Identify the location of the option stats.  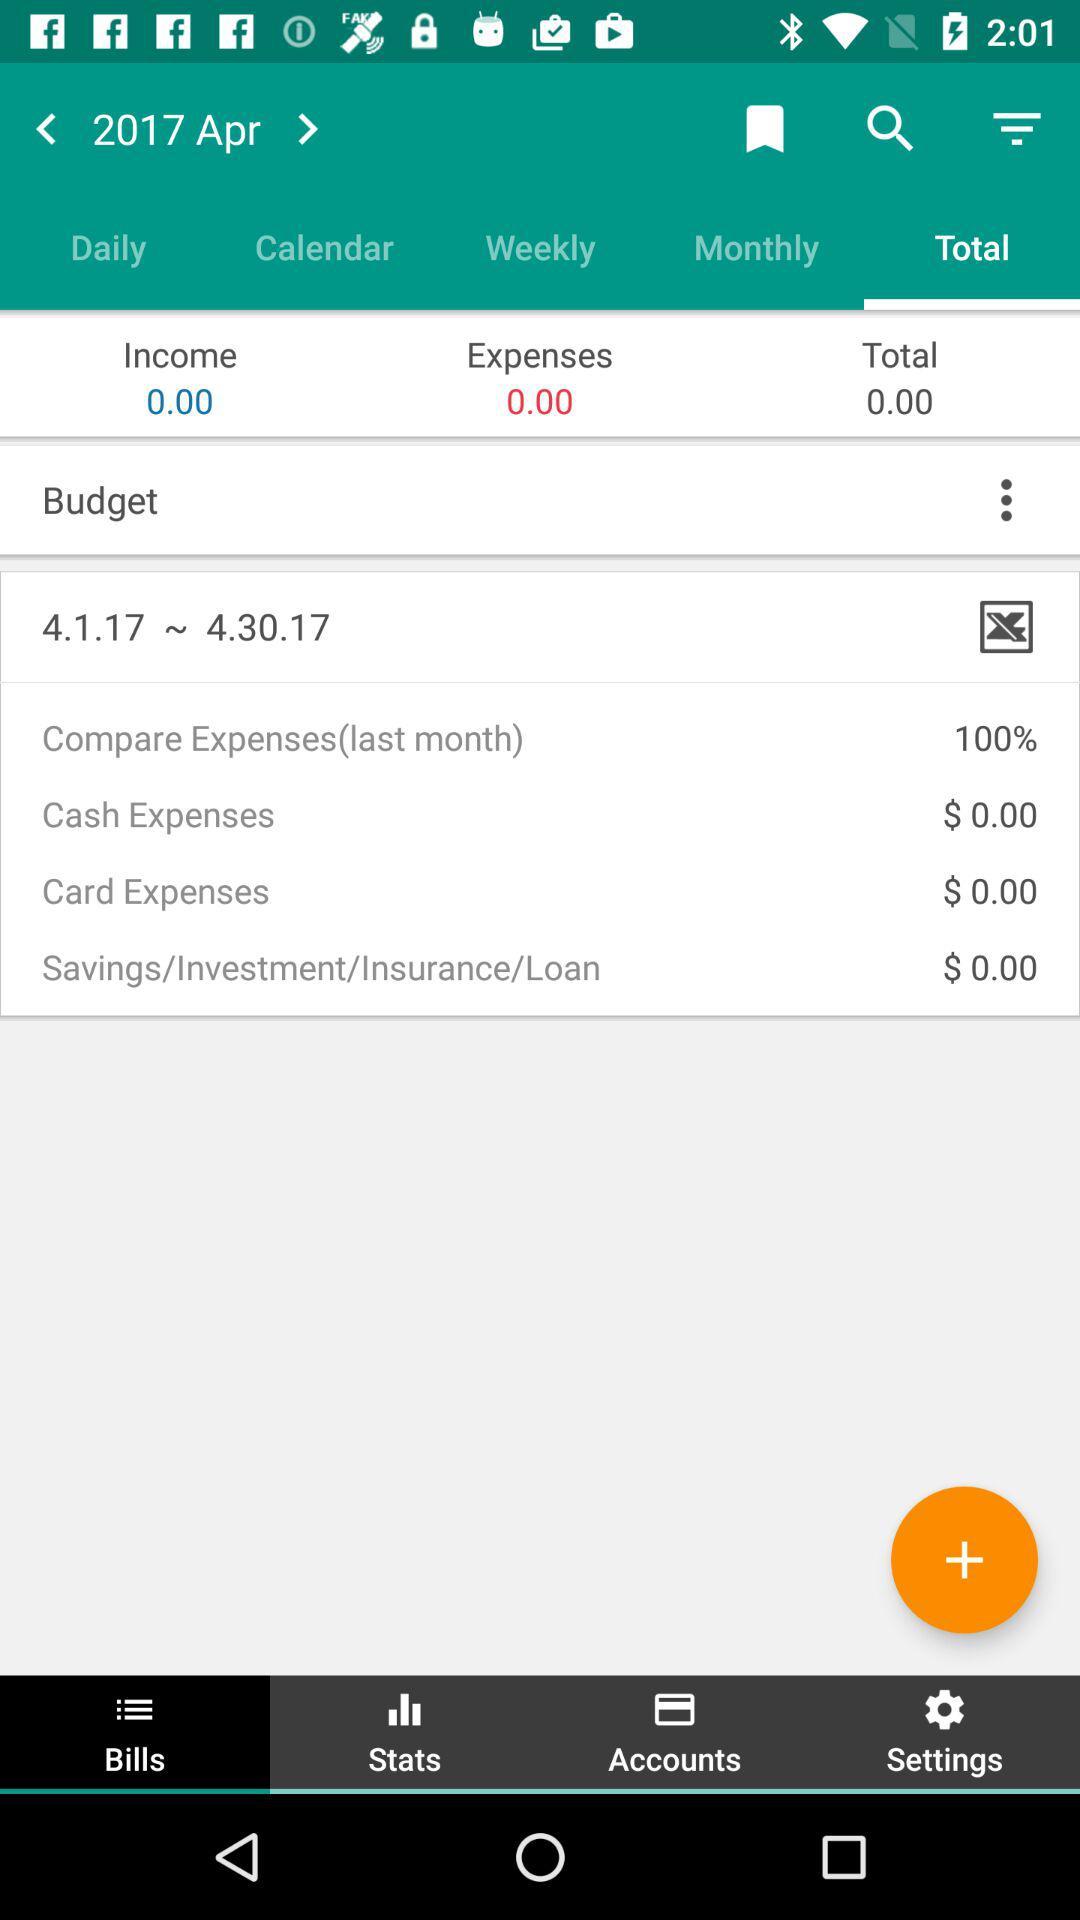
(405, 1731).